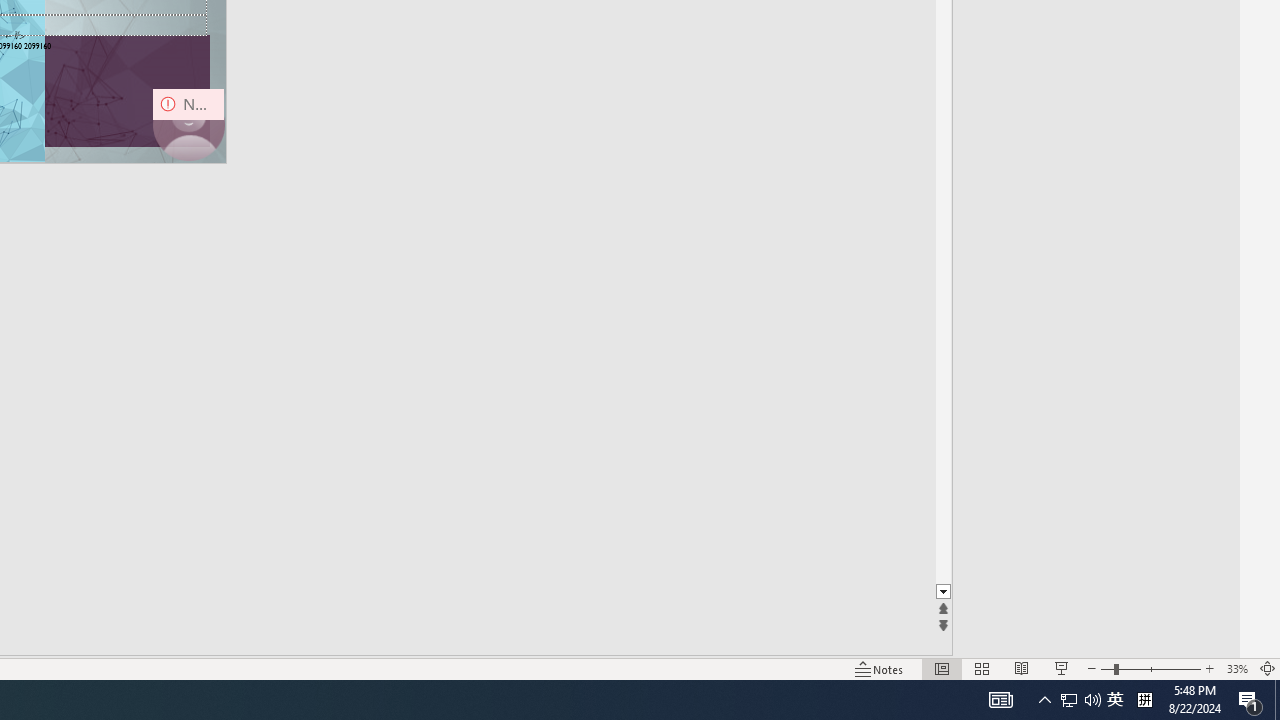 This screenshot has height=720, width=1280. What do you see at coordinates (879, 669) in the screenshot?
I see `'Notes '` at bounding box center [879, 669].